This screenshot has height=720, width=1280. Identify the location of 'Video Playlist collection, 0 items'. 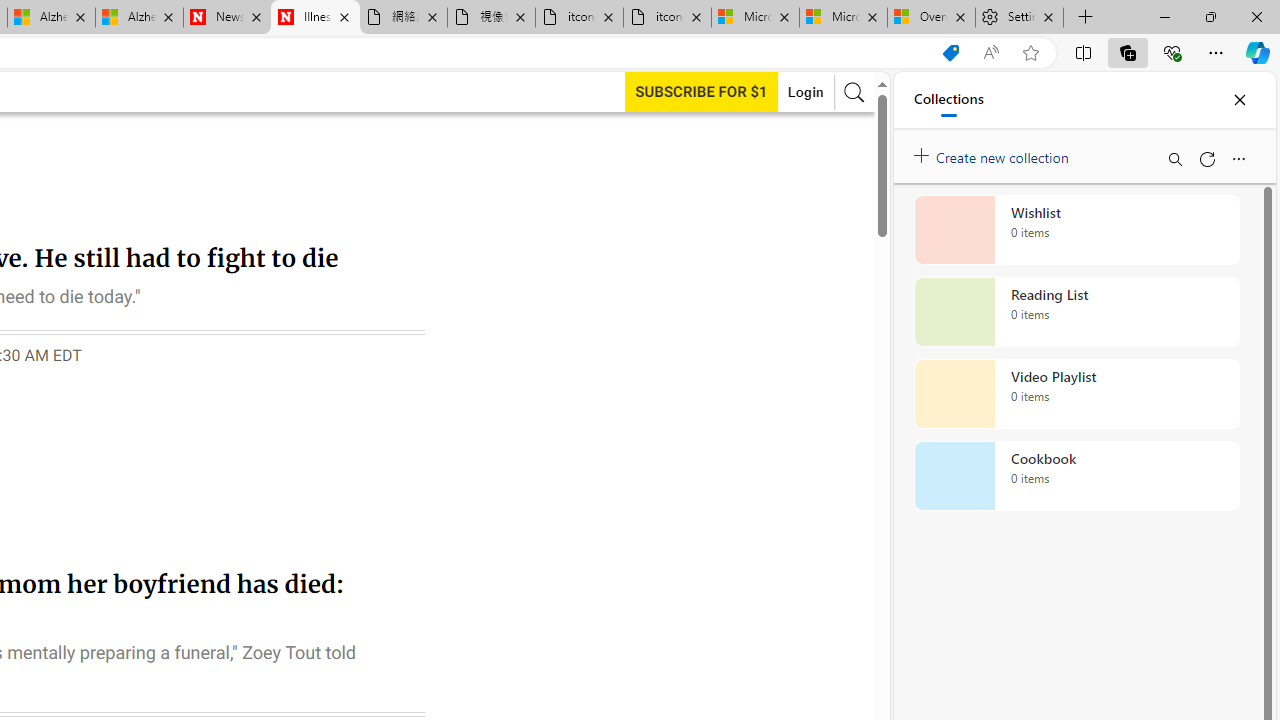
(1076, 394).